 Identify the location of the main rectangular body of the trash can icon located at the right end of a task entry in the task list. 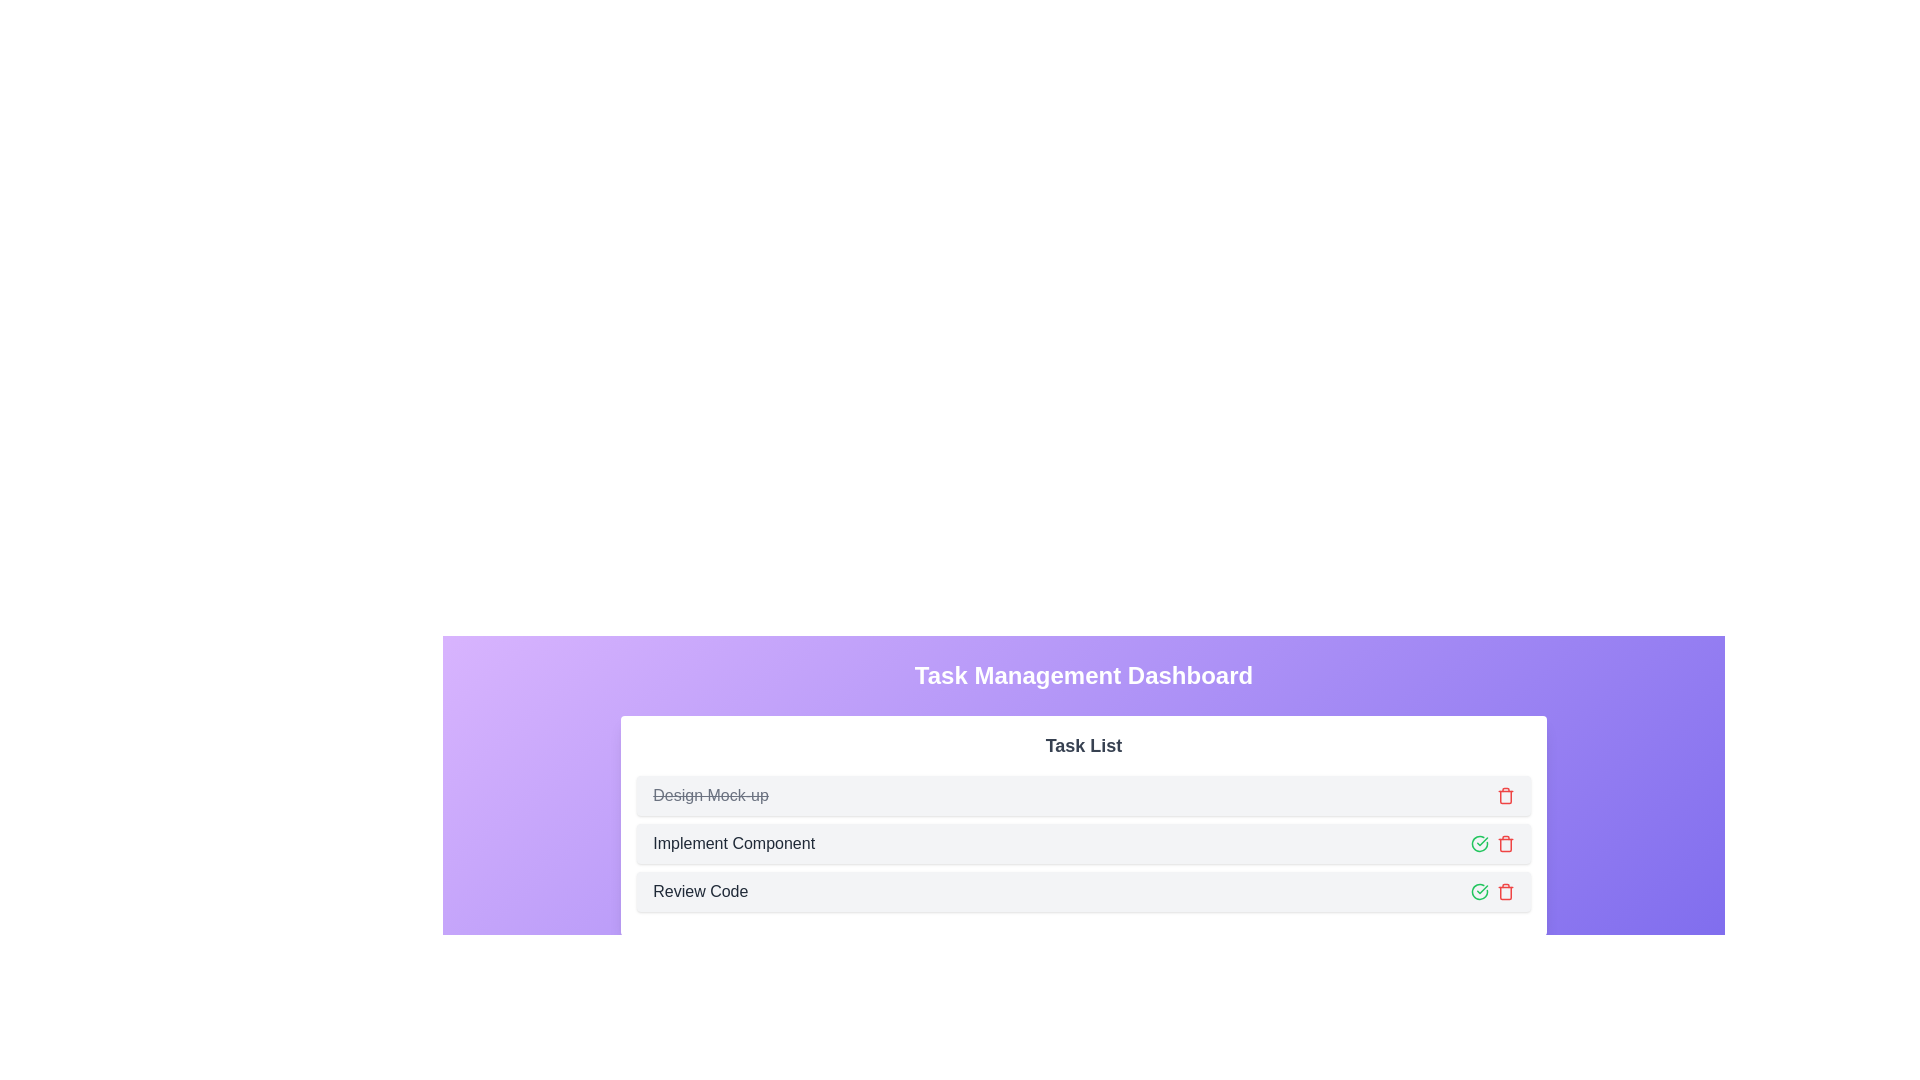
(1505, 796).